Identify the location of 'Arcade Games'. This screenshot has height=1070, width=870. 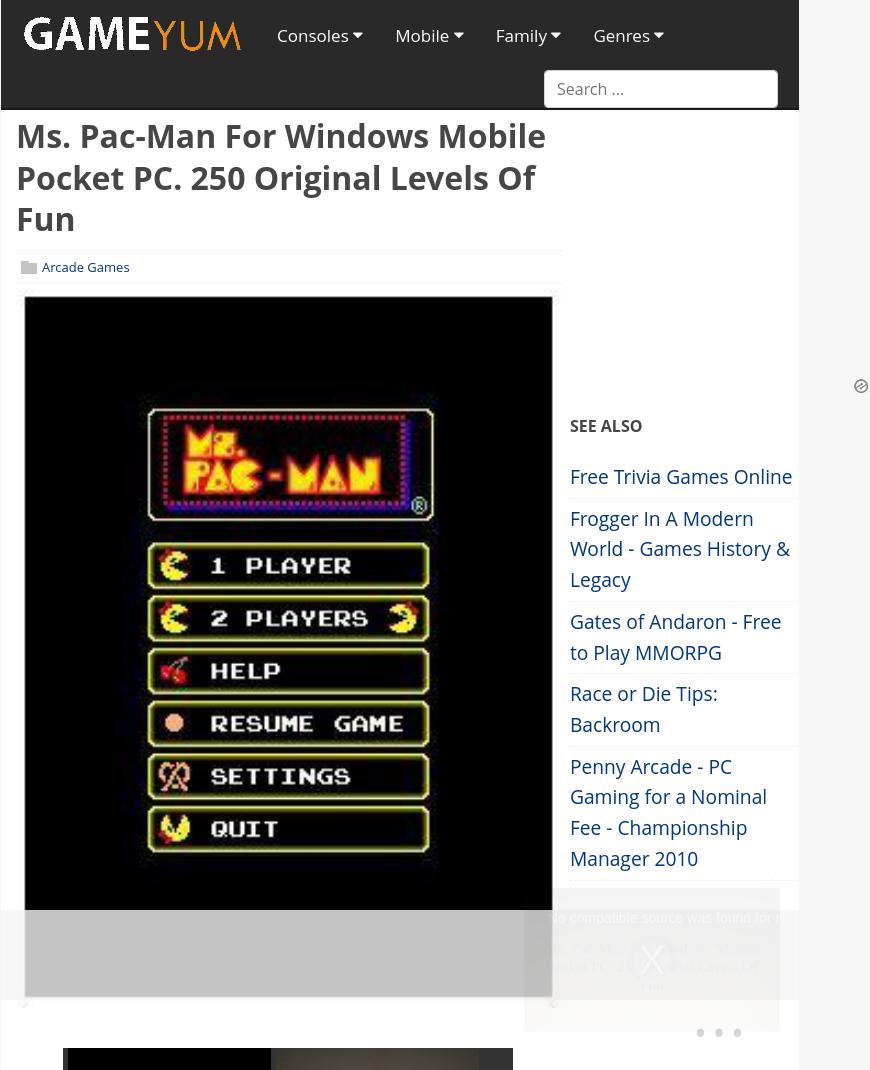
(84, 265).